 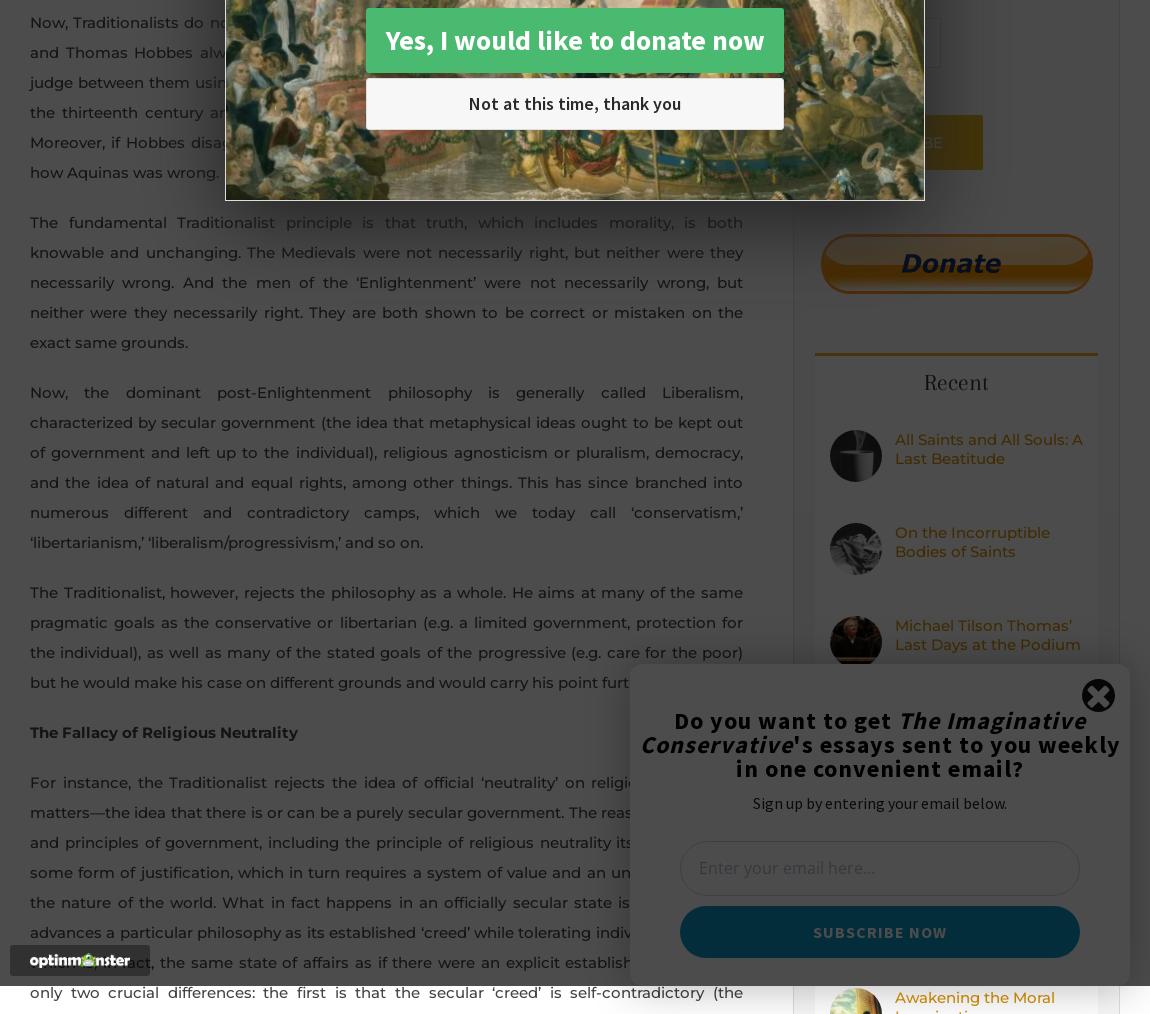 What do you see at coordinates (972, 540) in the screenshot?
I see `'On the Incorruptible Bodies of Saints'` at bounding box center [972, 540].